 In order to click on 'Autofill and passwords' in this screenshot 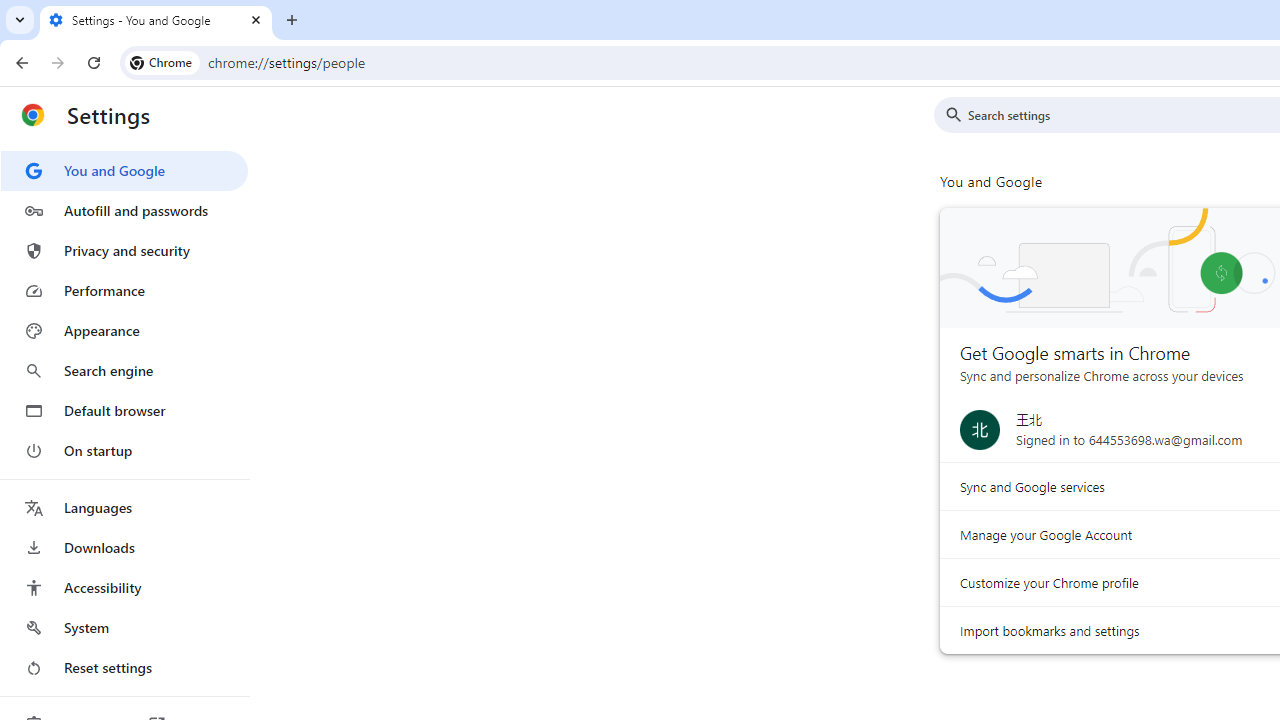, I will do `click(123, 210)`.